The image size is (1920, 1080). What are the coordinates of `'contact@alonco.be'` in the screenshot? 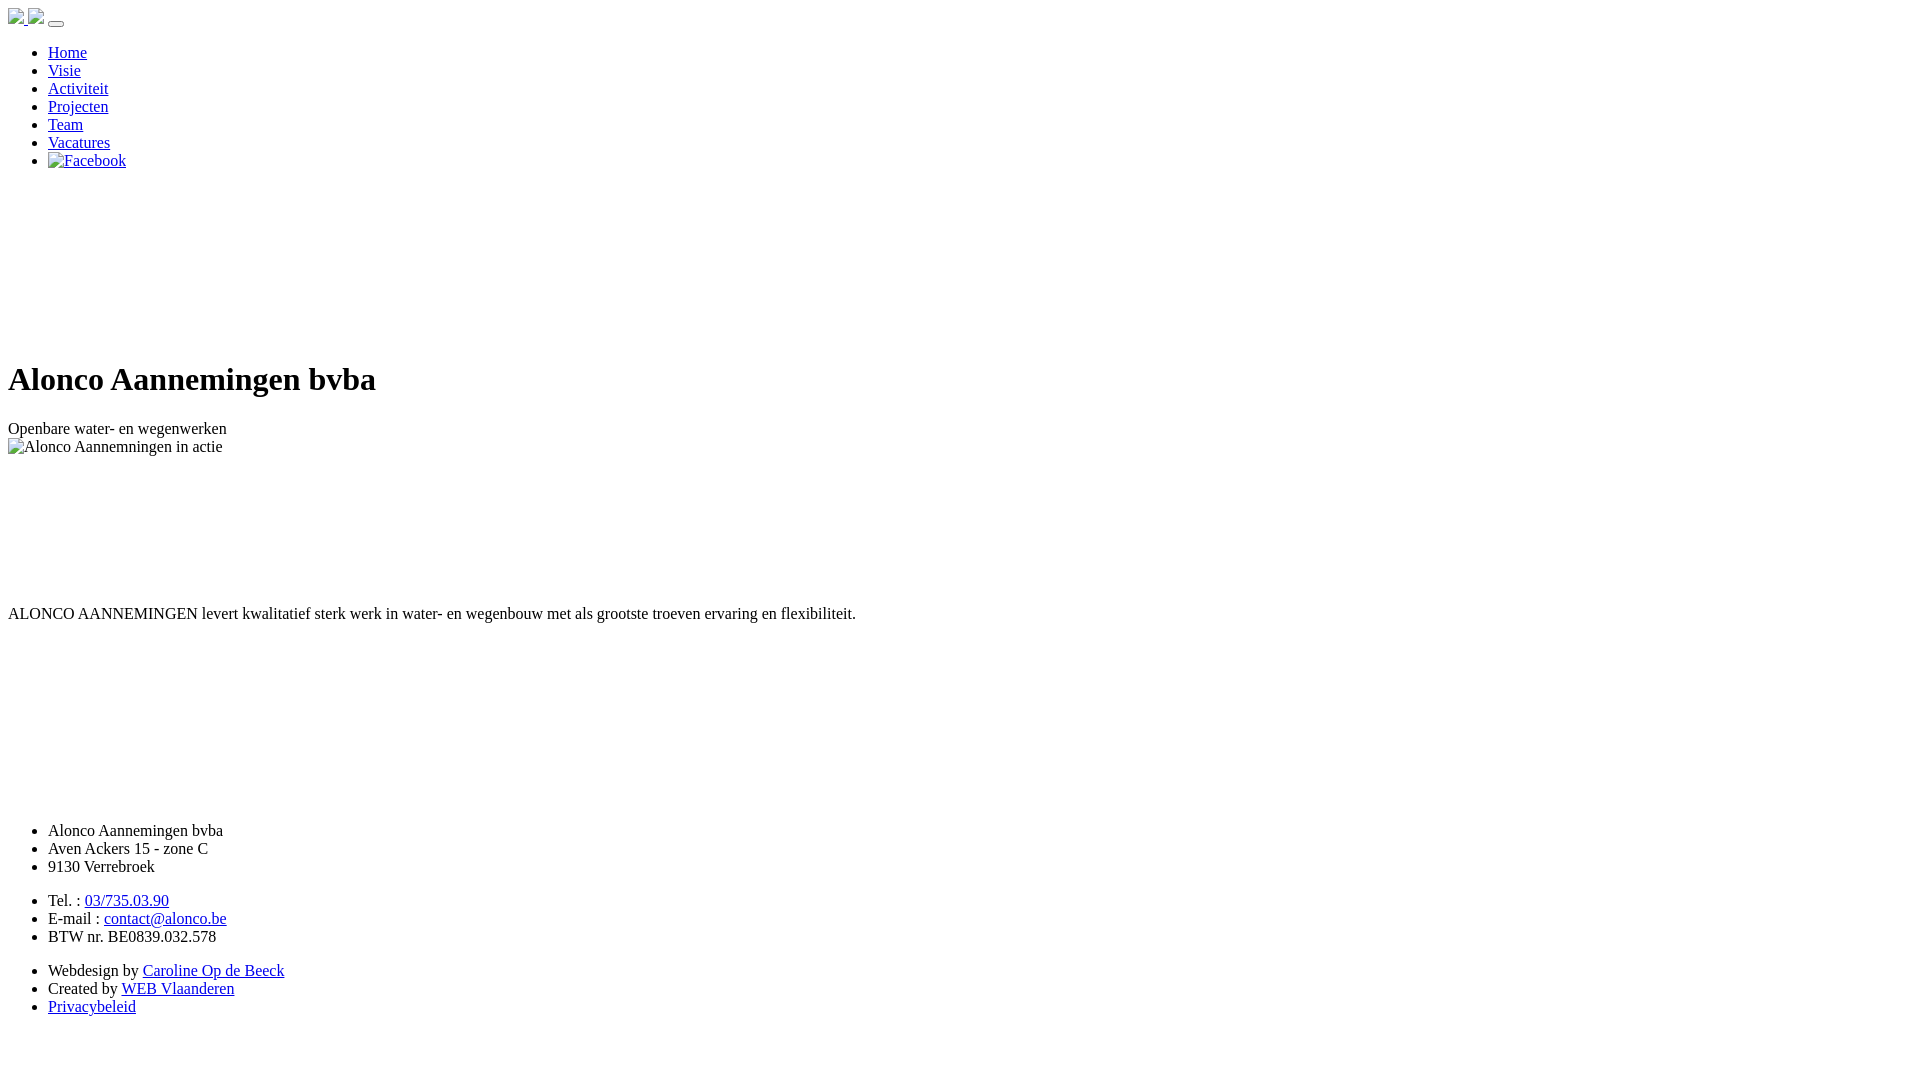 It's located at (165, 918).